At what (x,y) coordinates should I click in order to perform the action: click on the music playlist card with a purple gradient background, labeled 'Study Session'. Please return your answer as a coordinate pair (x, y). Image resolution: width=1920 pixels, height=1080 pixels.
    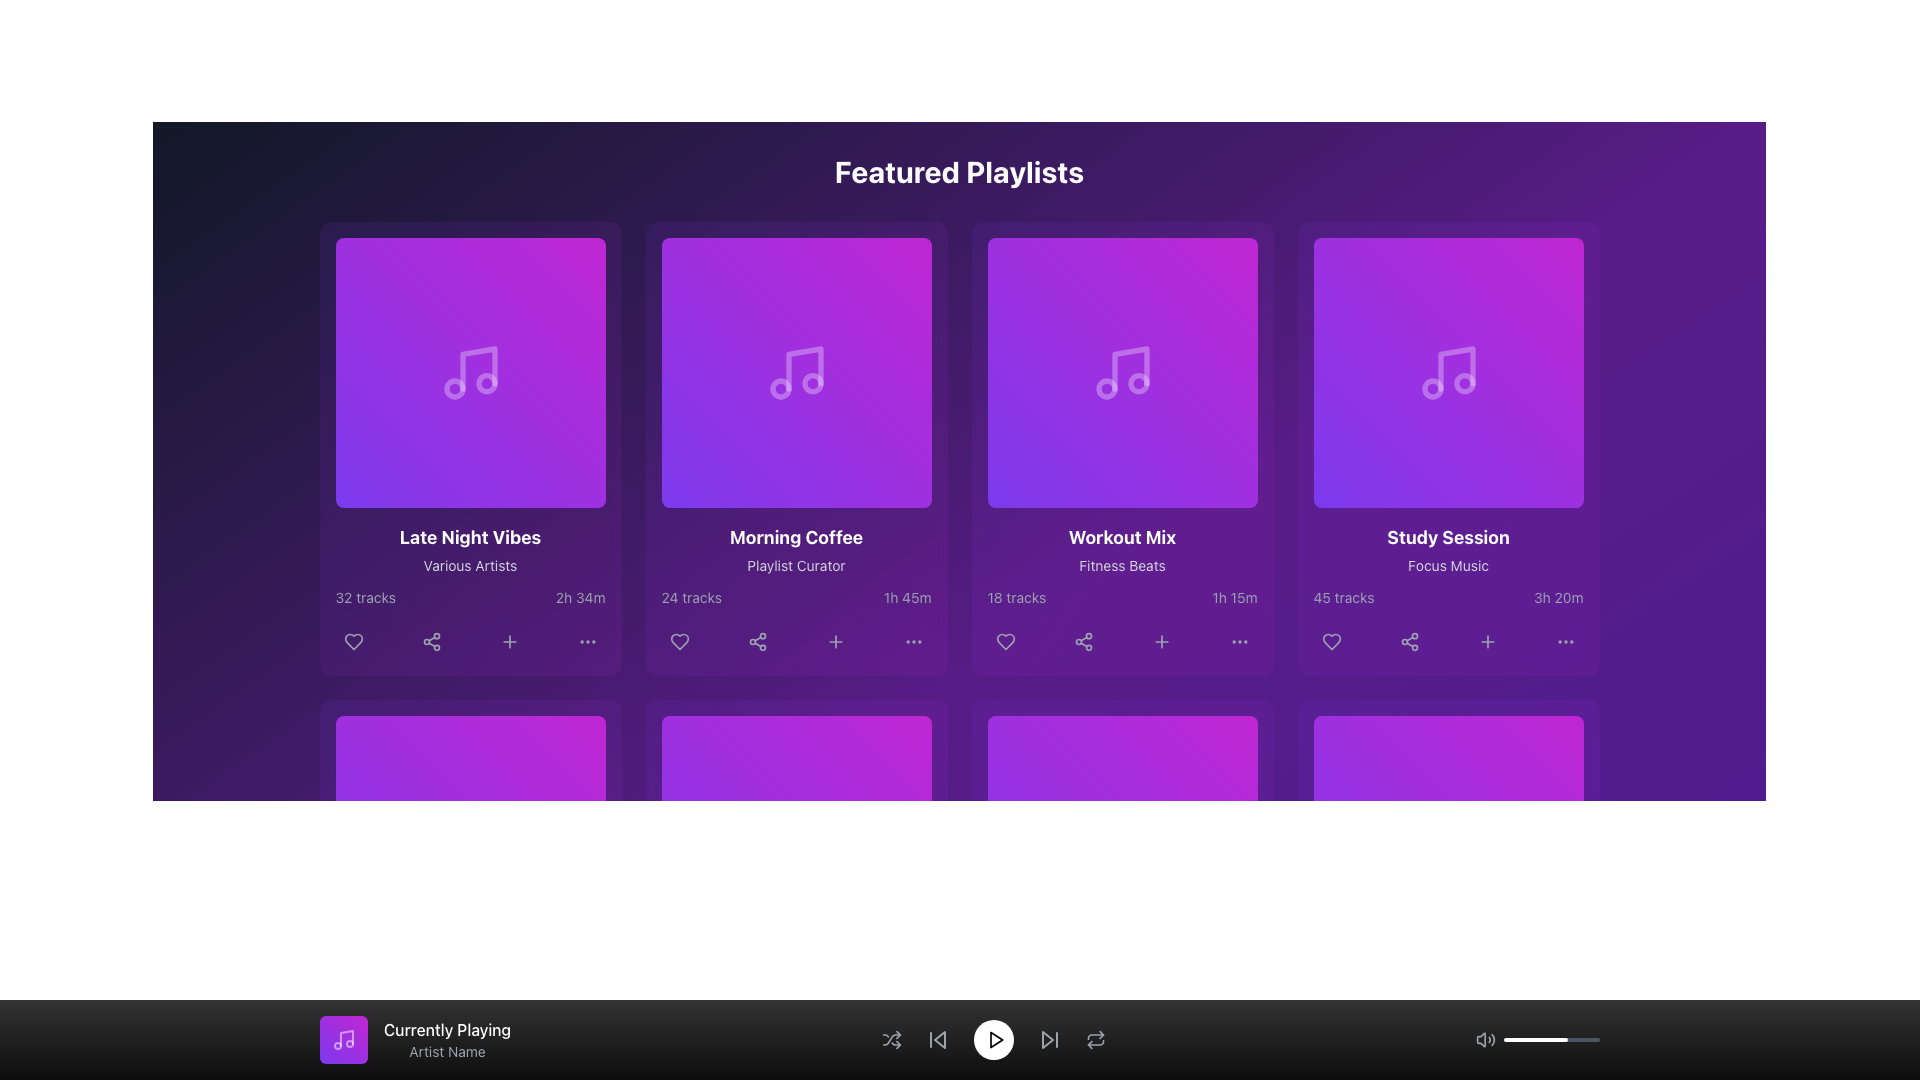
    Looking at the image, I should click on (1448, 447).